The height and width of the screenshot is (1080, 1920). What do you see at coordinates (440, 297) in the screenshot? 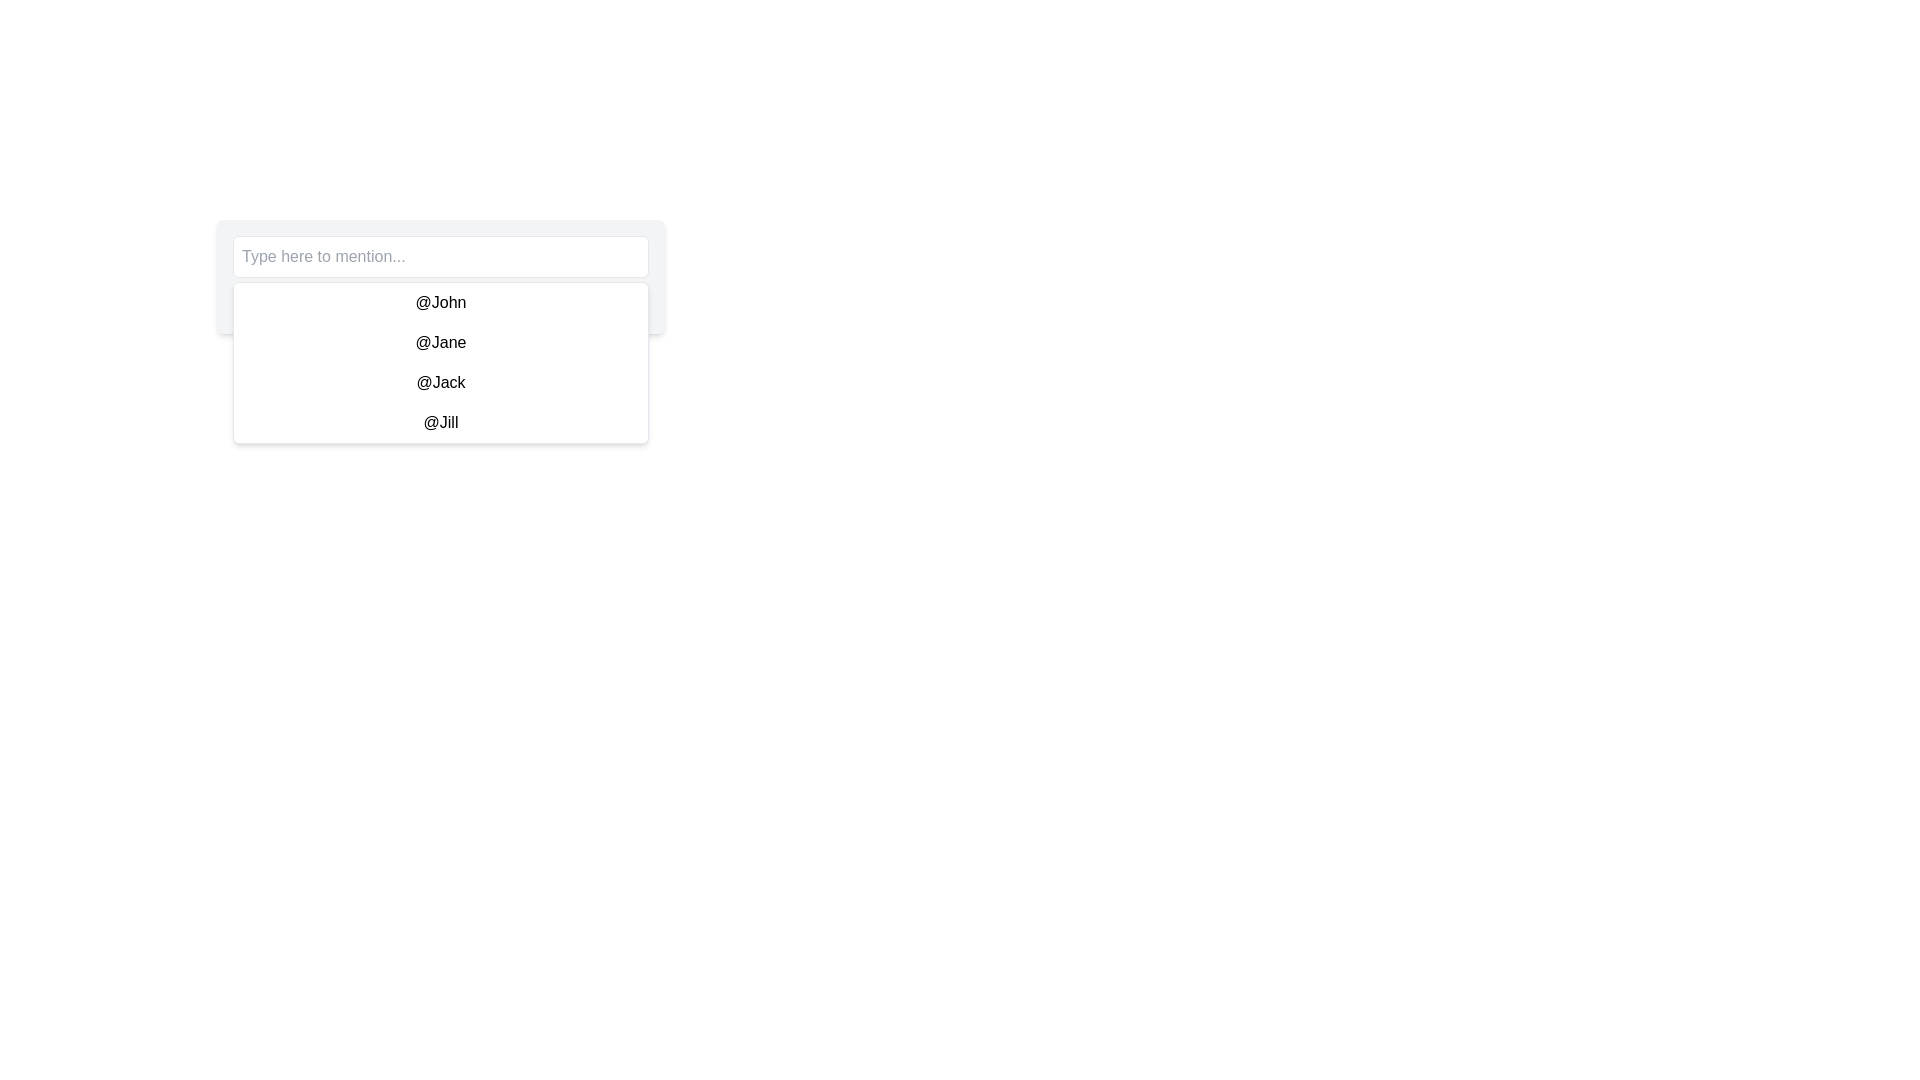
I see `the Text Label displaying 'Mentions:' which is bolded and located at the top-left section of the interface` at bounding box center [440, 297].